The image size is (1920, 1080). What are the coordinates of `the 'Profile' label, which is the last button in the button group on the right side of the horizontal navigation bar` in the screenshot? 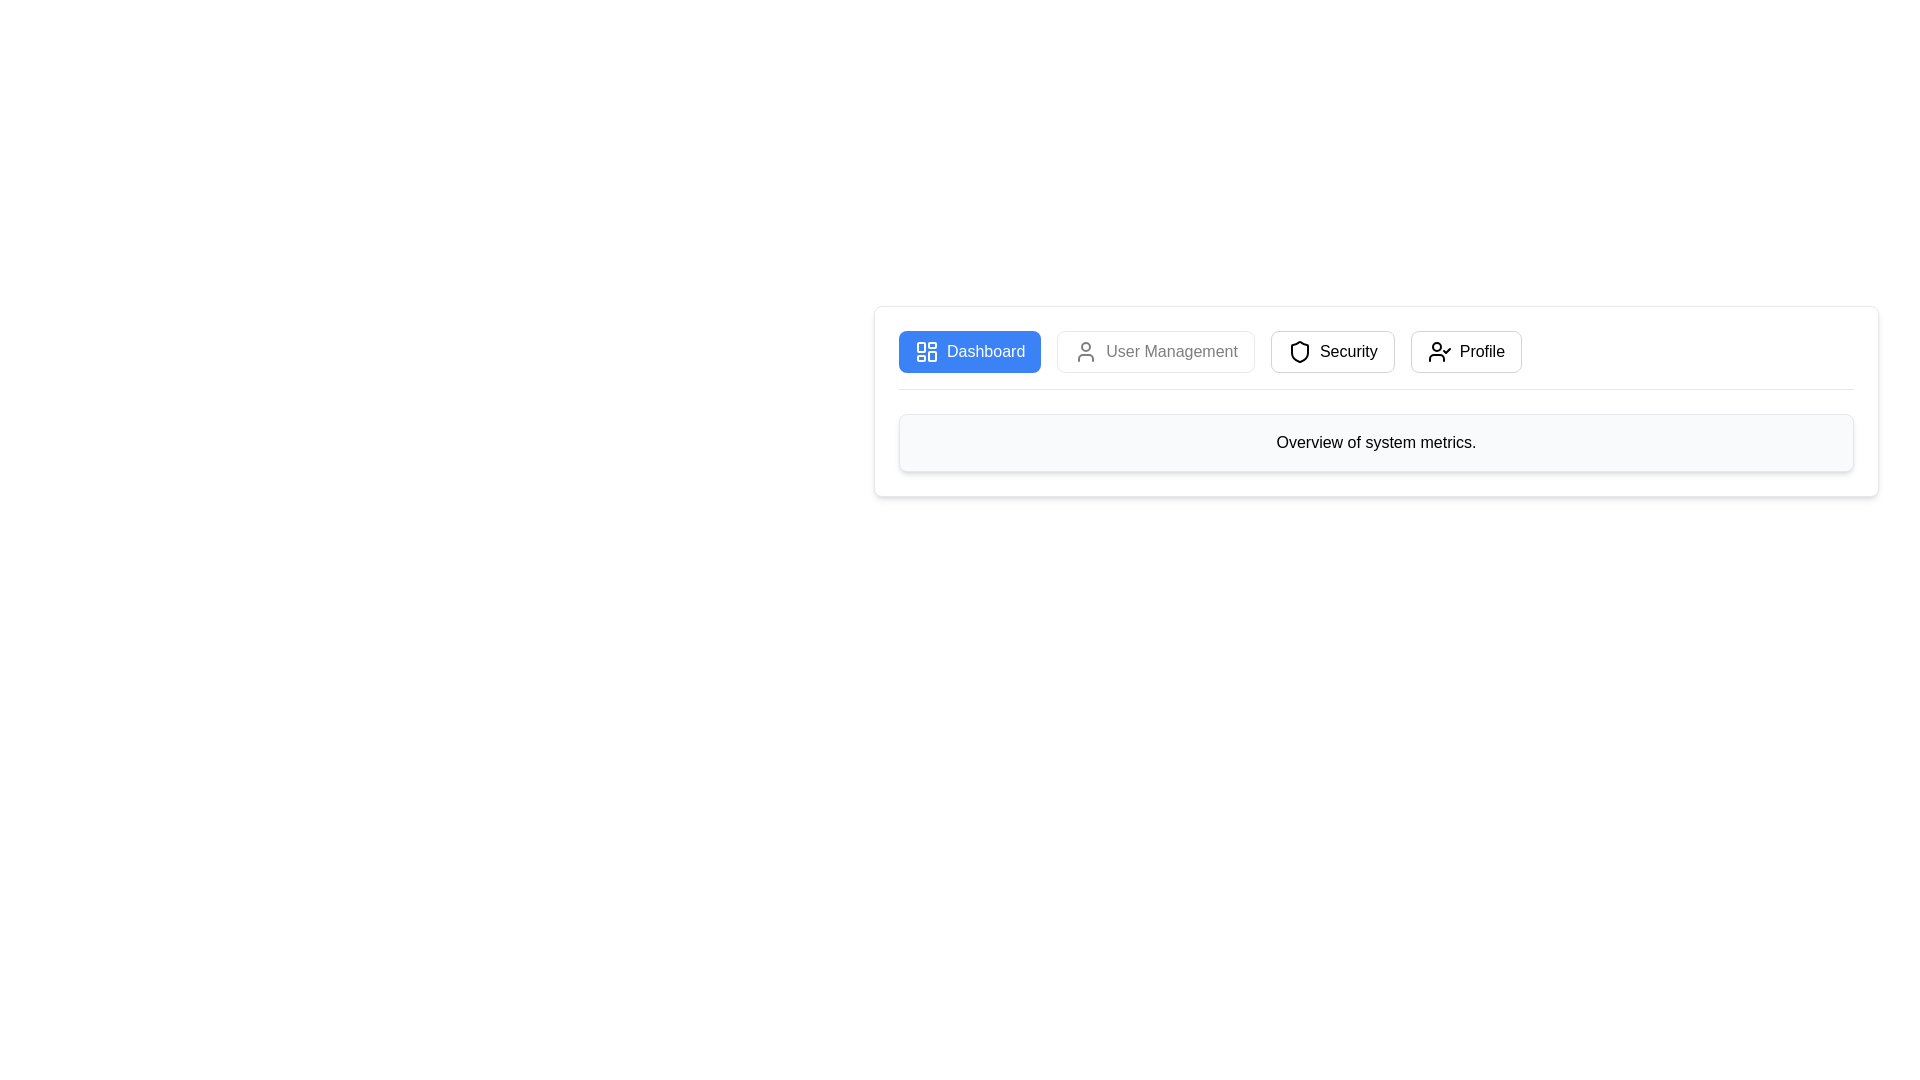 It's located at (1482, 350).